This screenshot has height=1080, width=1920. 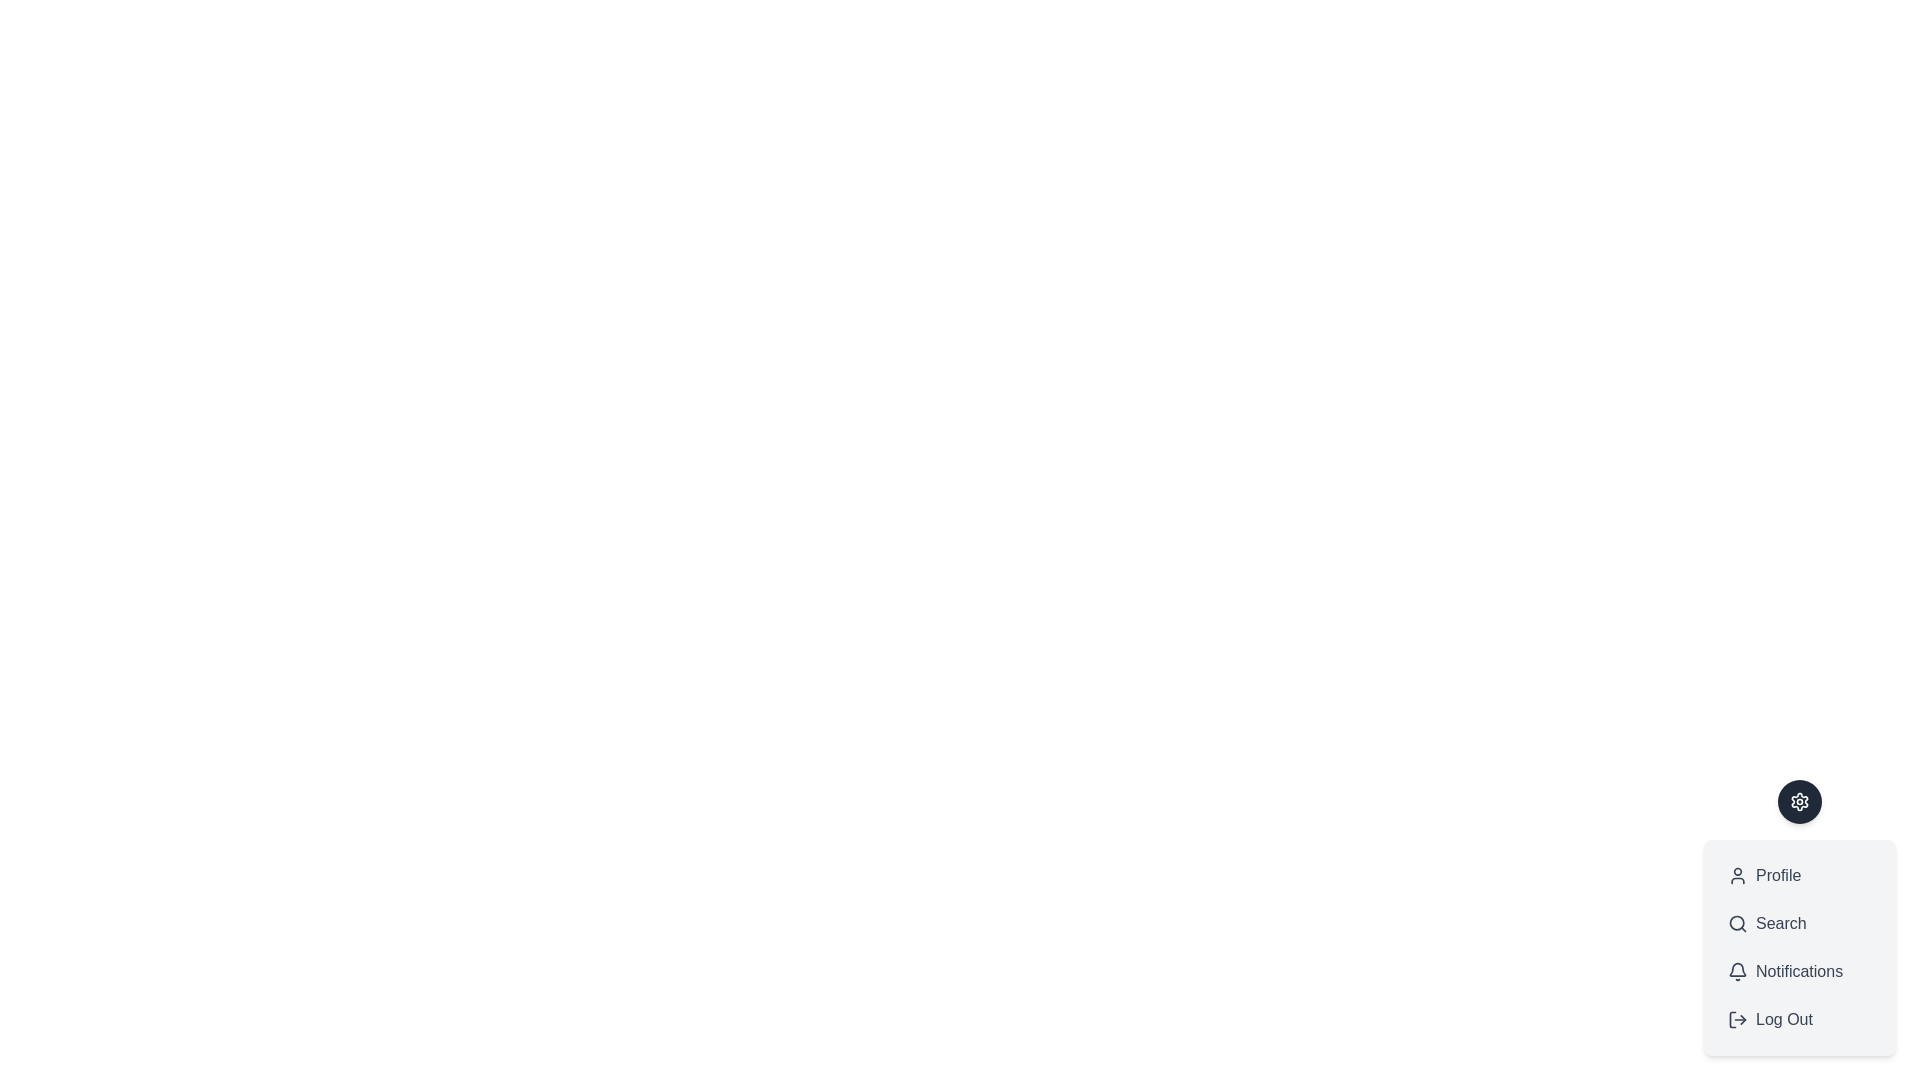 I want to click on the search icon located in the second menu item of the vertical list within the pop-up menu, positioned directly below the 'Profile' item and above 'Notifications', so click(x=1736, y=924).